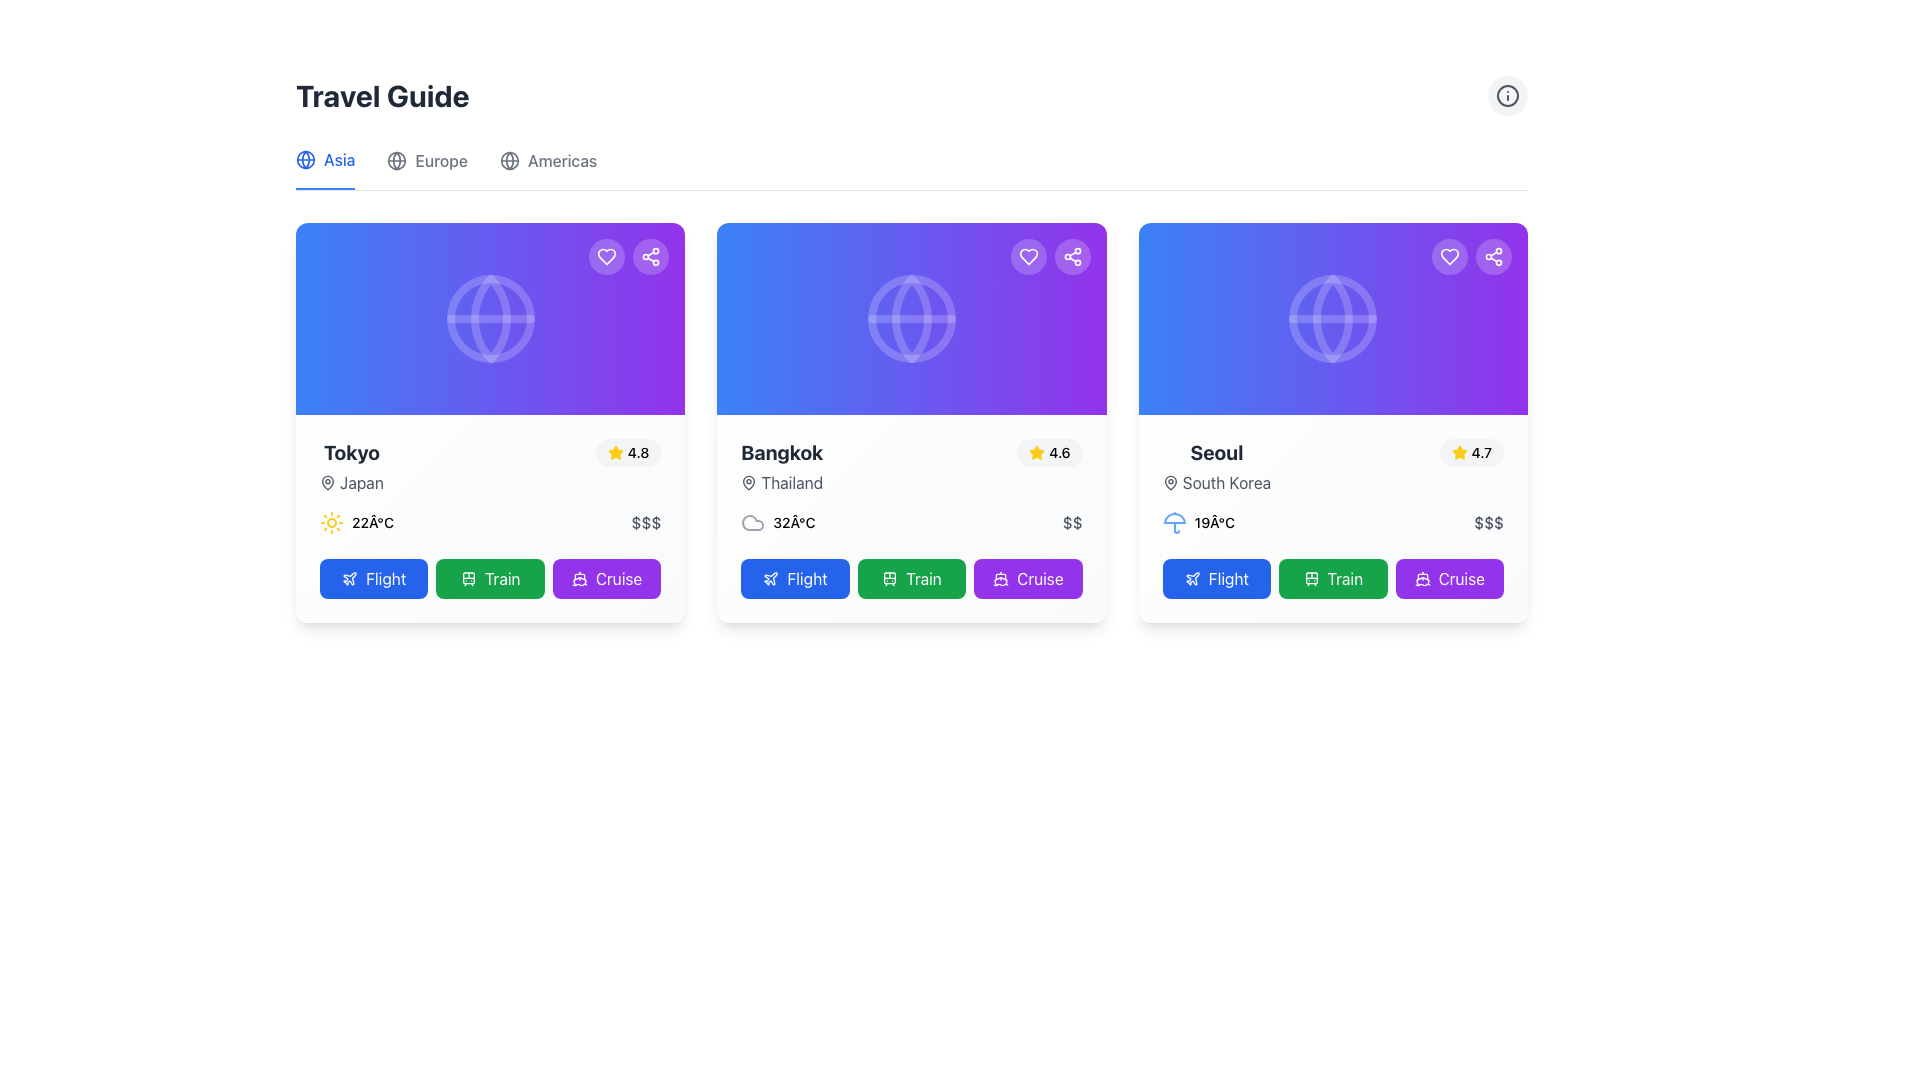  Describe the element at coordinates (1215, 466) in the screenshot. I see `the text label displaying the name of a city and its corresponding country, located in the top section of the third card from the left, above the temperature information` at that location.